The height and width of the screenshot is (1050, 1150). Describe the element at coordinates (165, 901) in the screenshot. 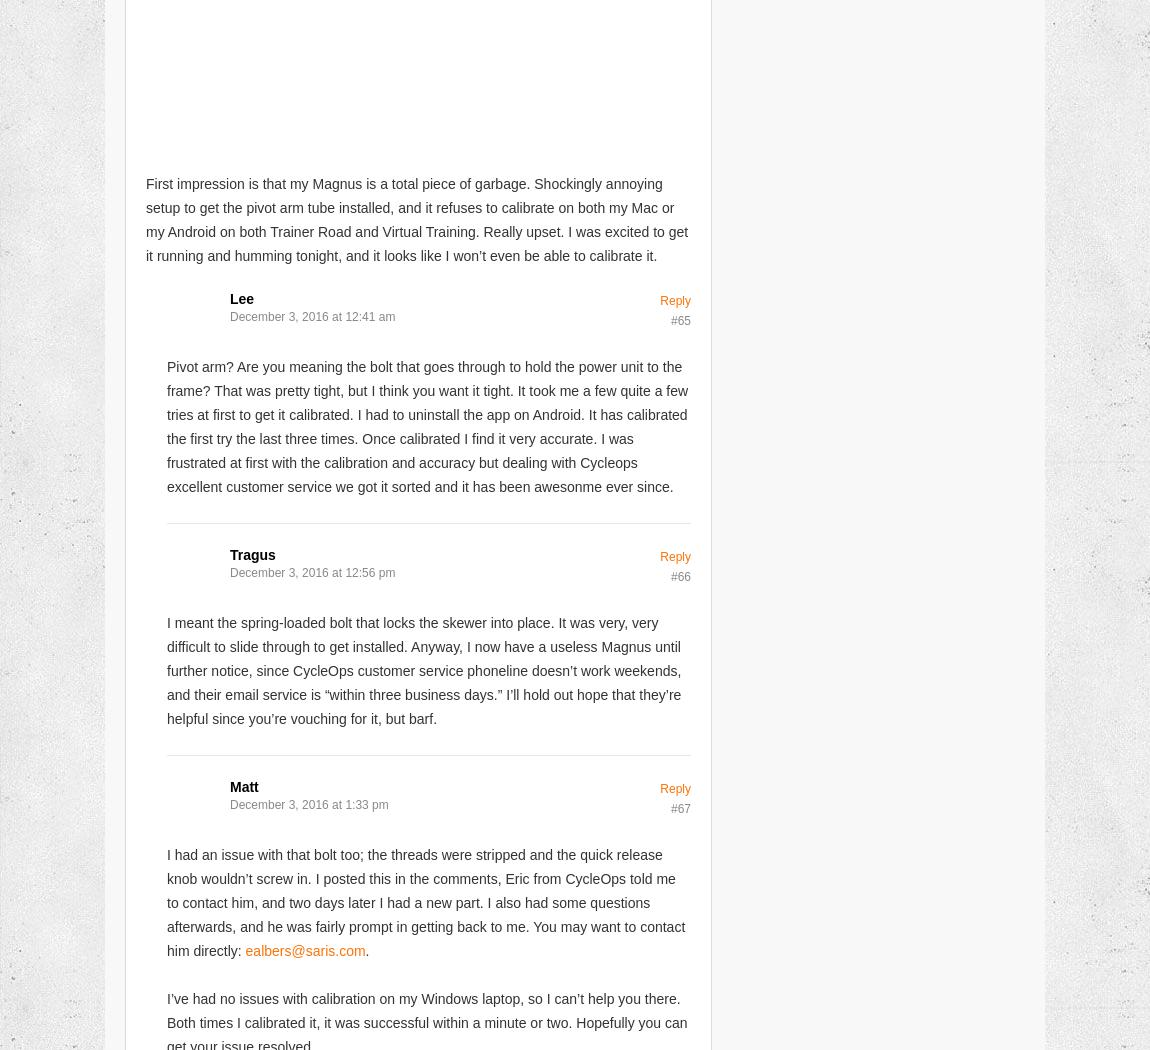

I see `'I had an issue with that bolt too; the threads were stripped and the quick release knob wouldn’t screw in. I posted this in the comments, Eric from CycleOps told me to contact him, and two days later I had a new part. I also had some questions afterwards, and he was fairly prompt in getting back to me. You may want to contact him directly:'` at that location.